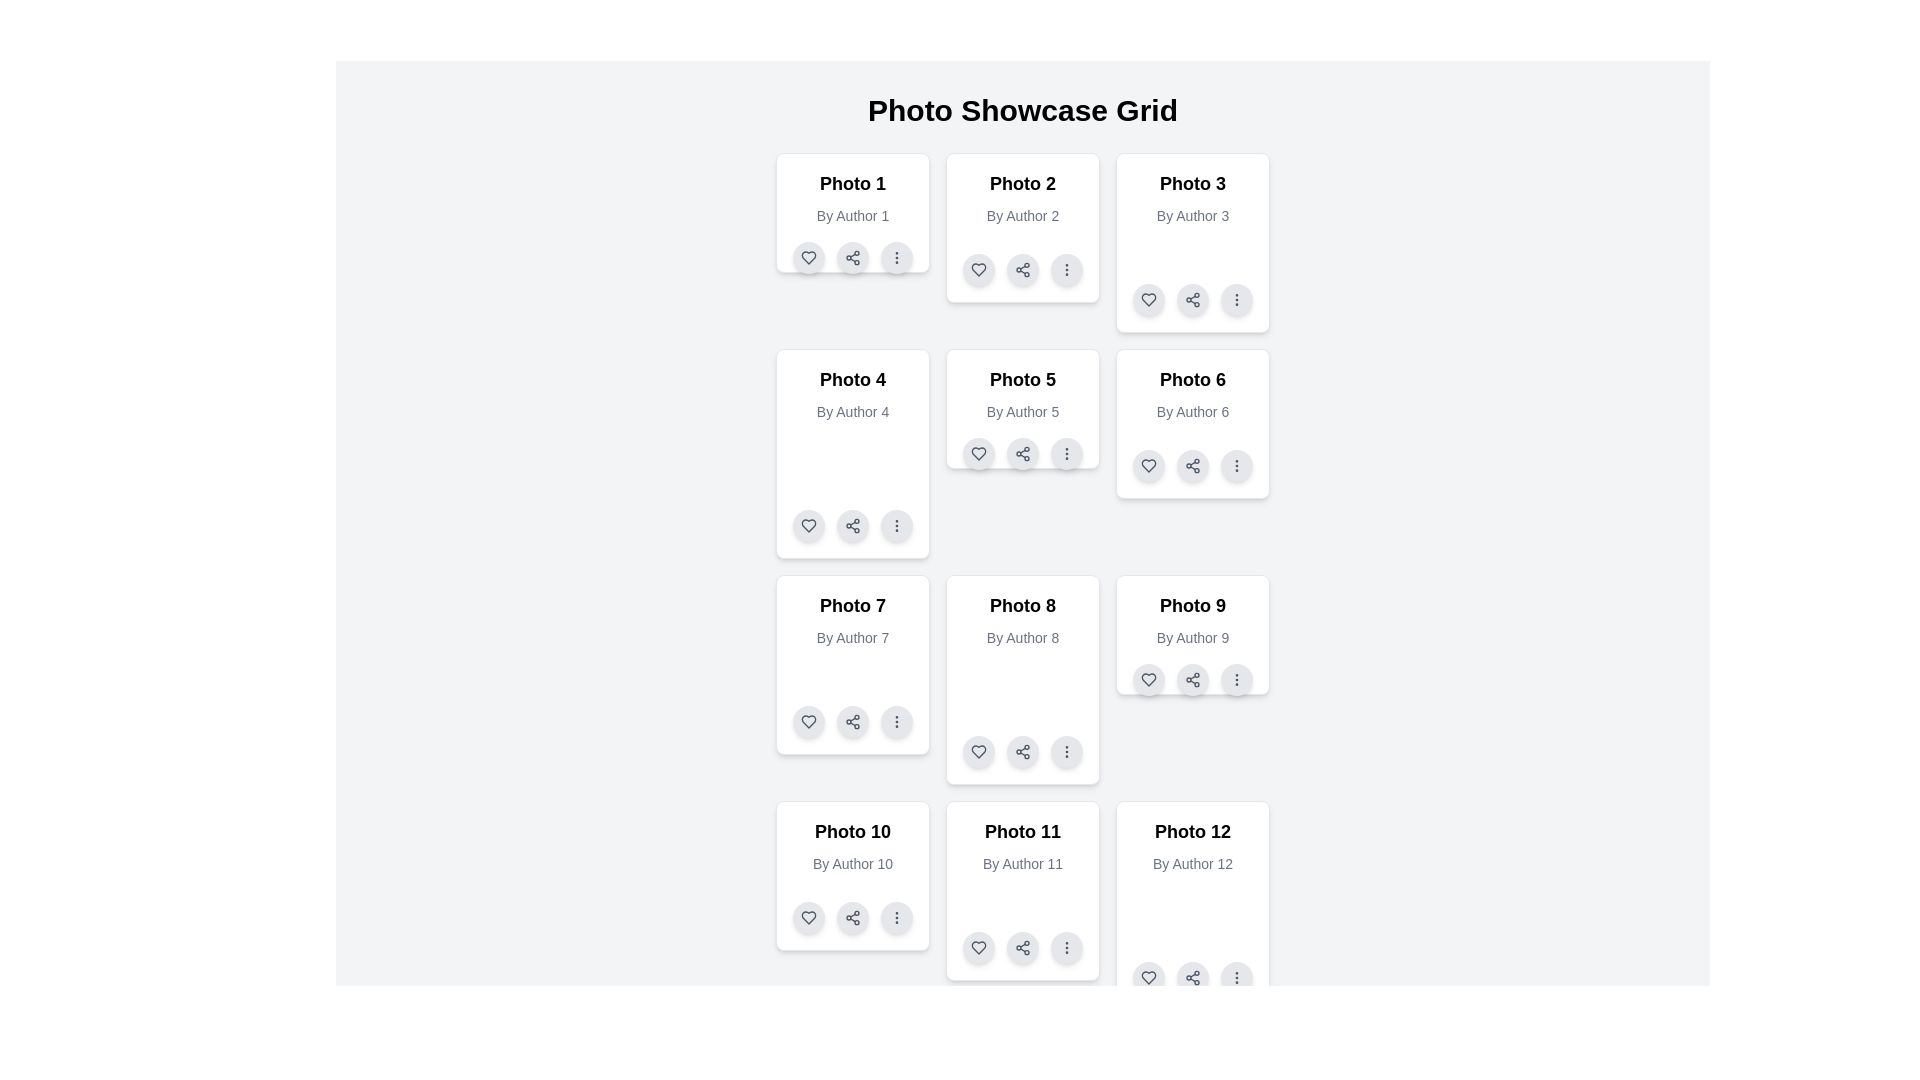 Image resolution: width=1920 pixels, height=1080 pixels. What do you see at coordinates (809, 524) in the screenshot?
I see `the 'like' button located in the 'Photo 4' card, which is the leftmost button in the bottom row of the grid layout` at bounding box center [809, 524].